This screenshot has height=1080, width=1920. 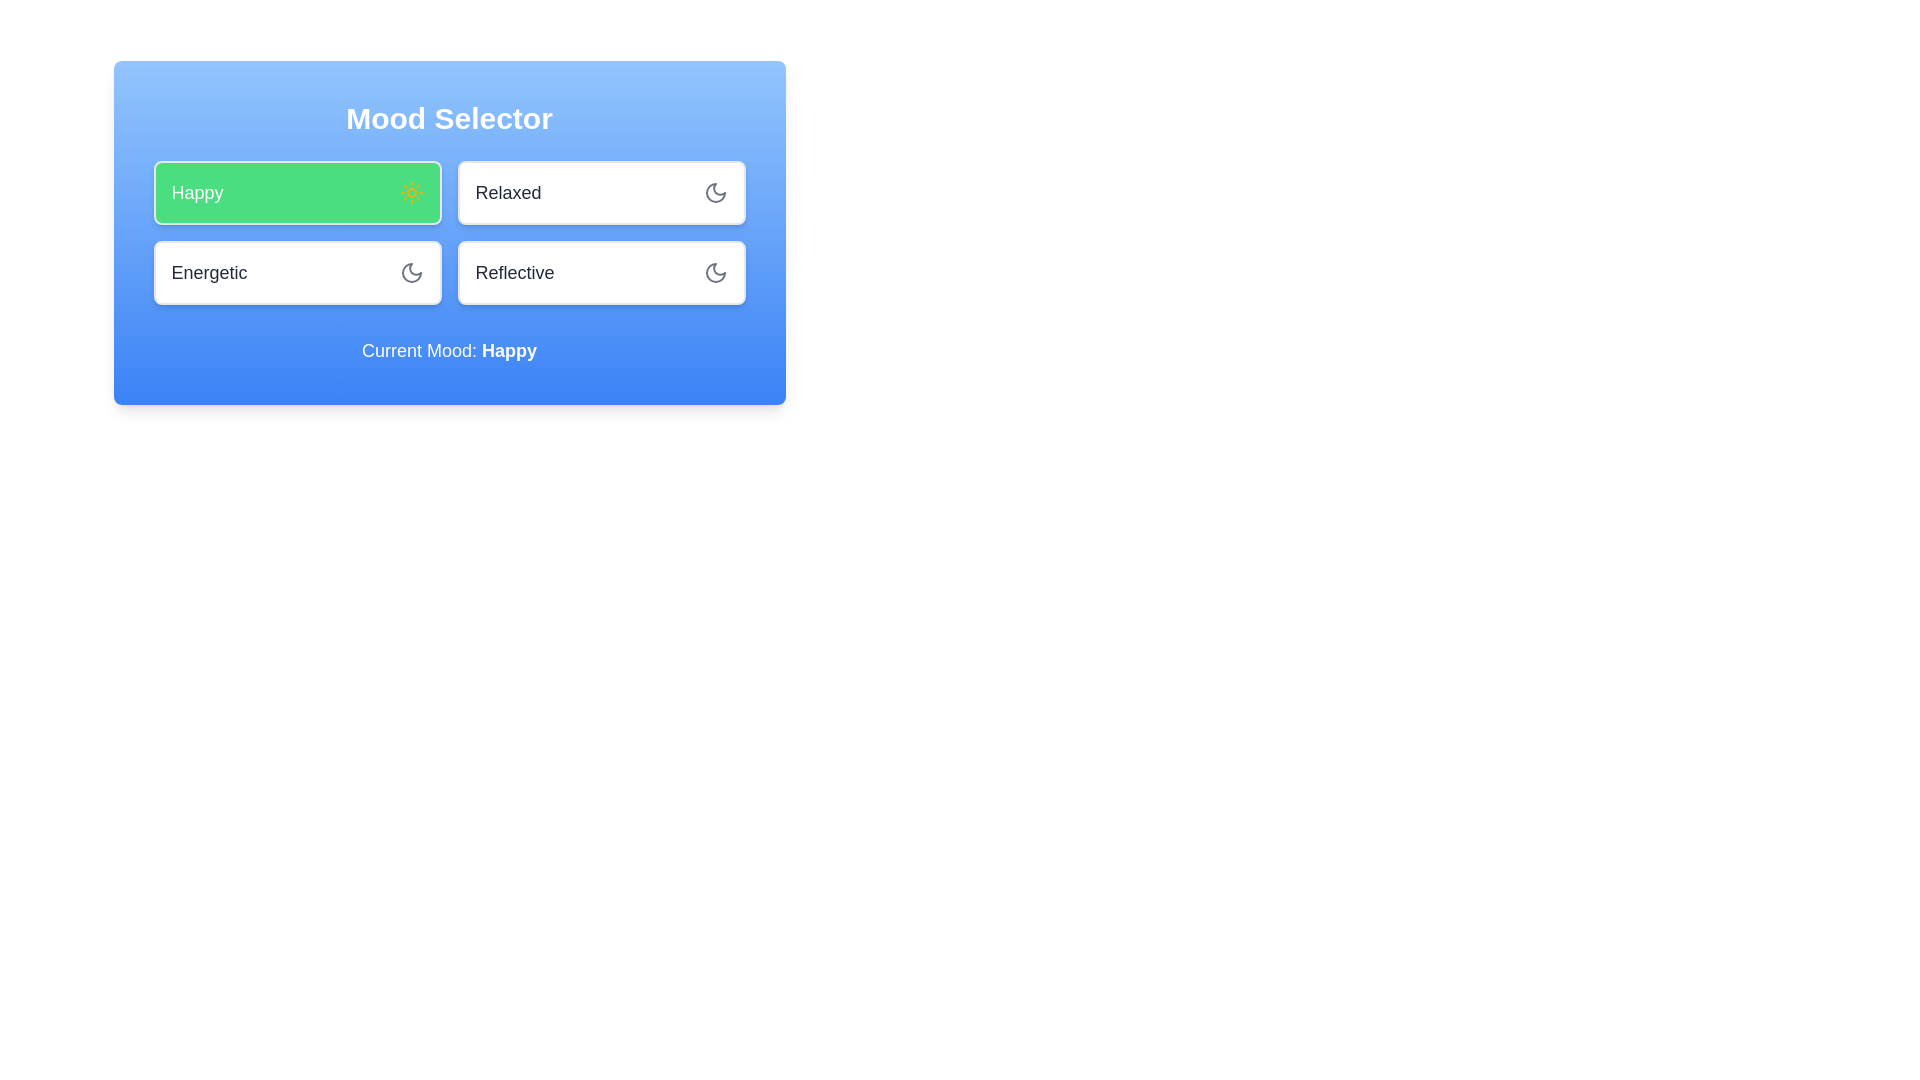 What do you see at coordinates (296, 192) in the screenshot?
I see `the 'Happy' button to observe its hover effect` at bounding box center [296, 192].